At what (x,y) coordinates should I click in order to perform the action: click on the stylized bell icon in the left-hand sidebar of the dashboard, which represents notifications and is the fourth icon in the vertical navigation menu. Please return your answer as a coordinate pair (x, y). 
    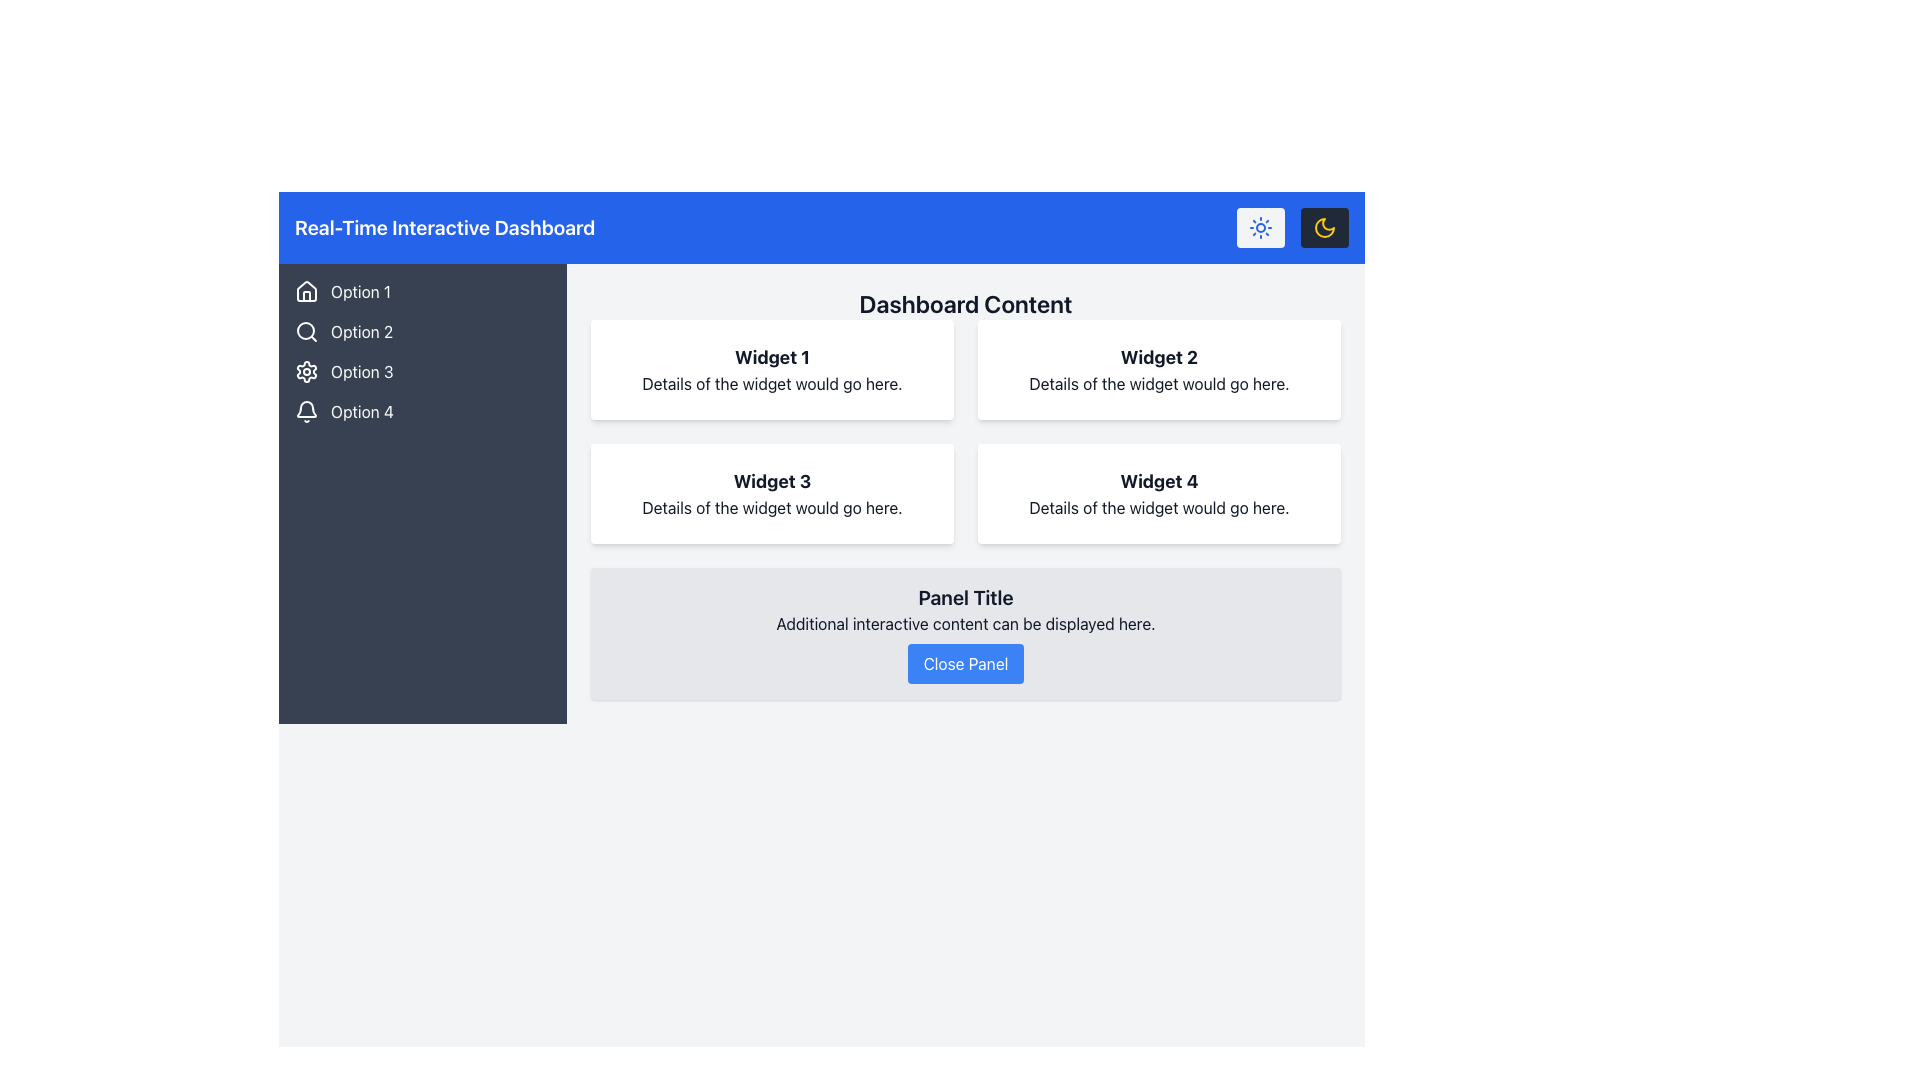
    Looking at the image, I should click on (306, 408).